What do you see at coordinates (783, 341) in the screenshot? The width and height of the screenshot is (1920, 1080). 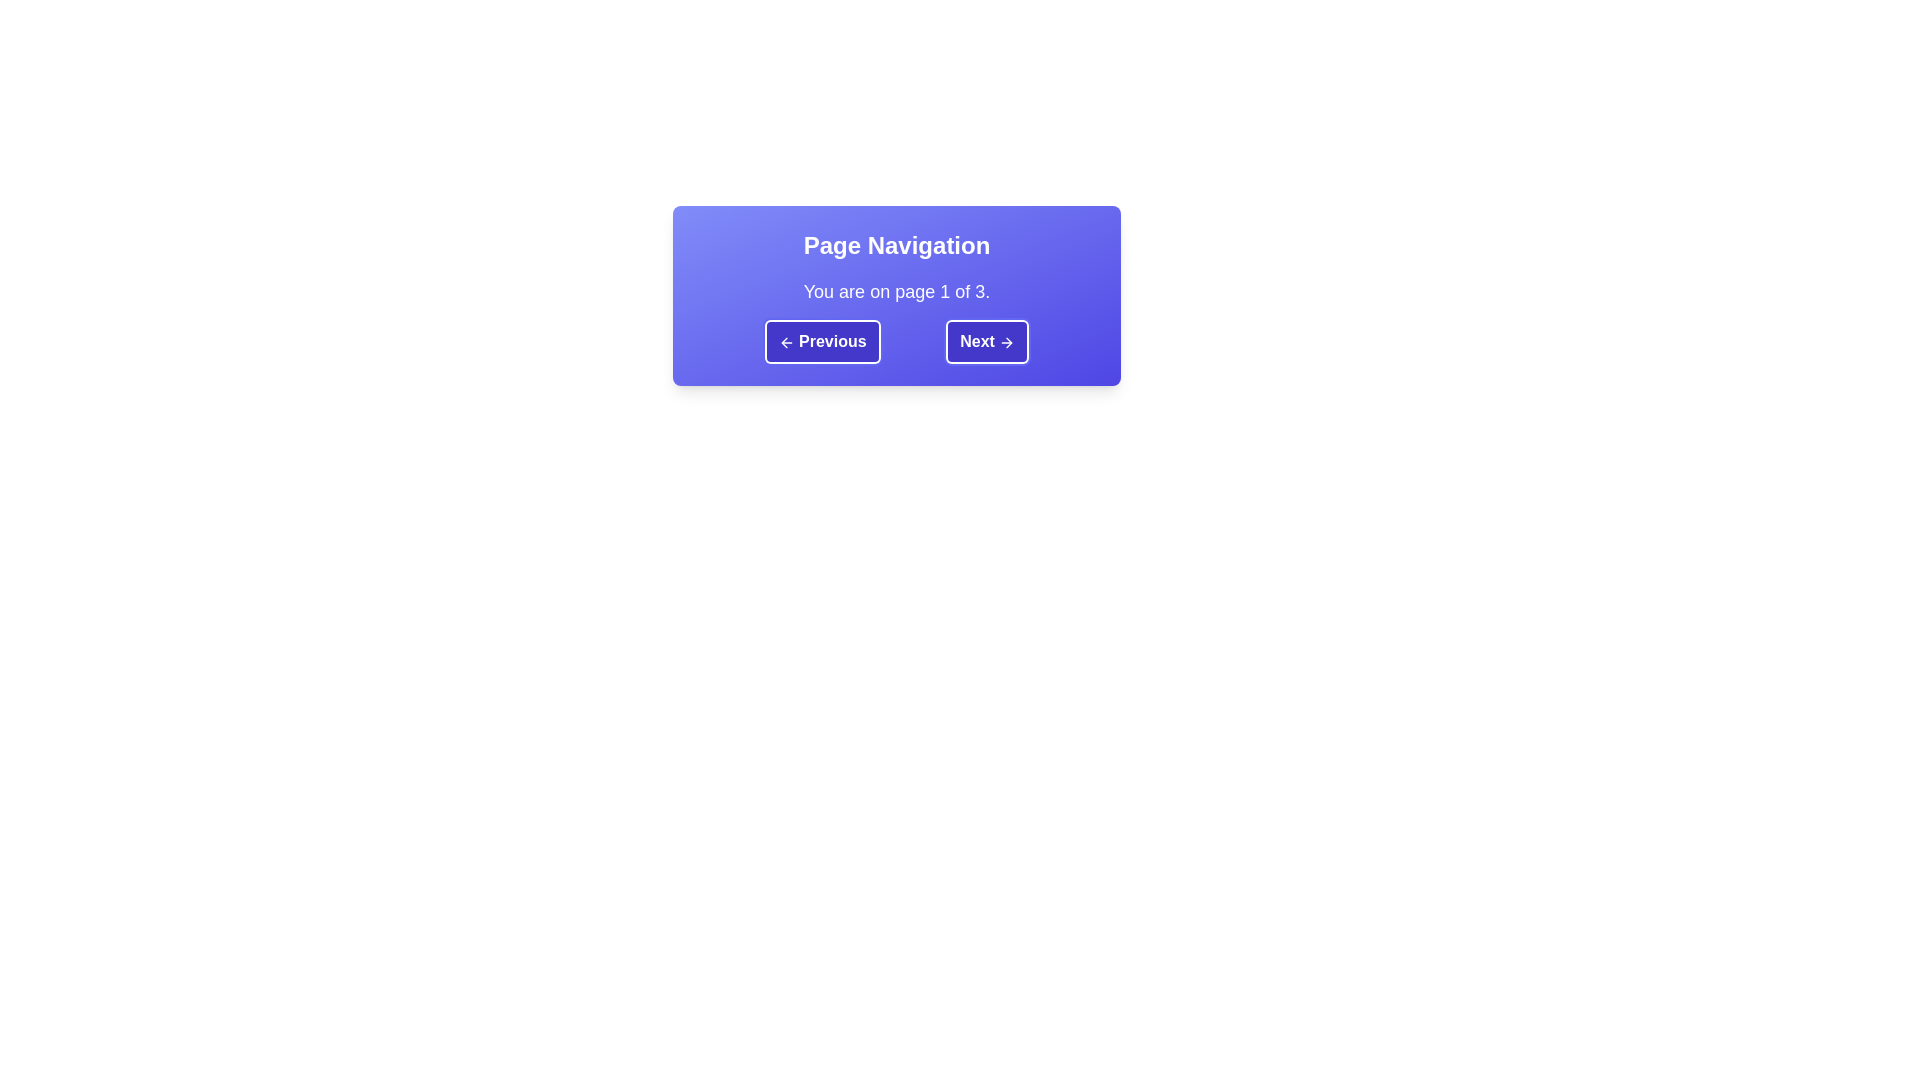 I see `the backward navigation icon located inside the 'Previous' button in the navigation panel, which visually represents a leftward movement` at bounding box center [783, 341].